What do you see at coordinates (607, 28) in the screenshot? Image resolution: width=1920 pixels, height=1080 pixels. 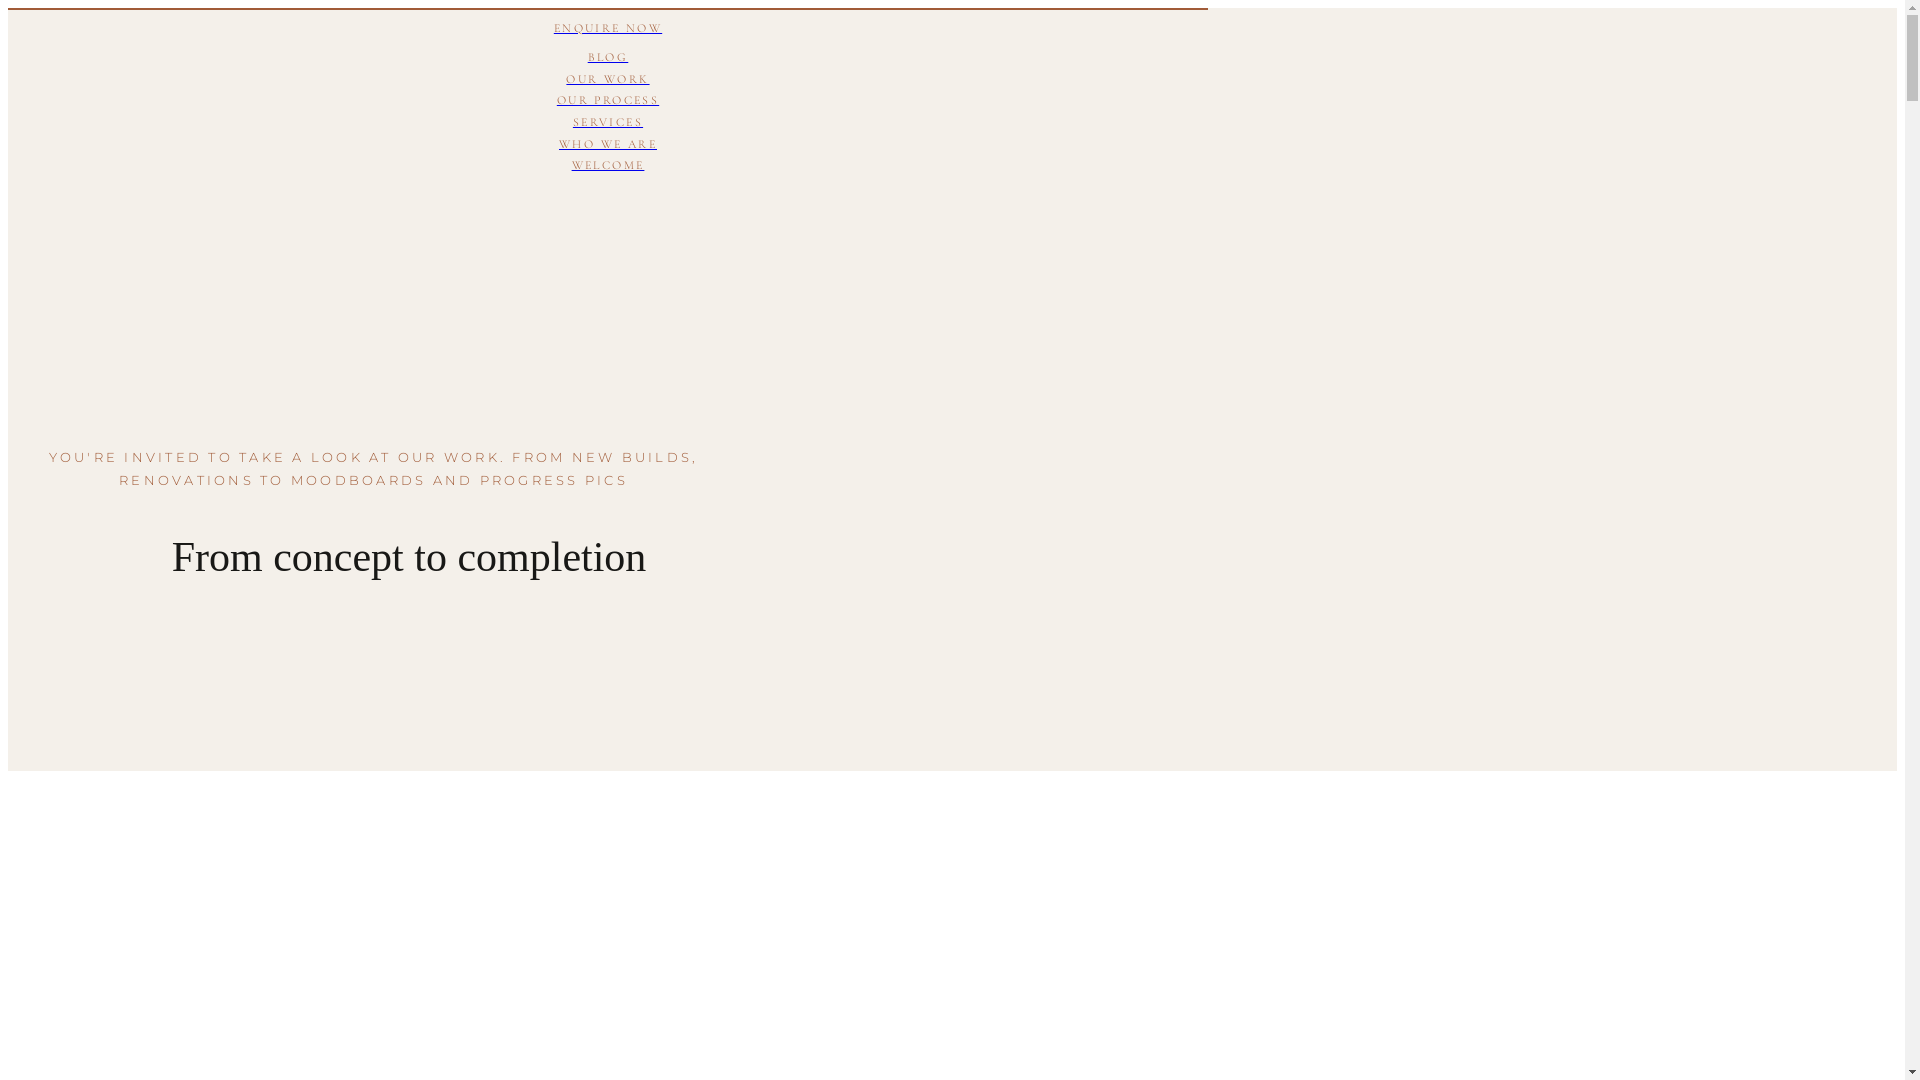 I see `'ENQUIRE NOW'` at bounding box center [607, 28].